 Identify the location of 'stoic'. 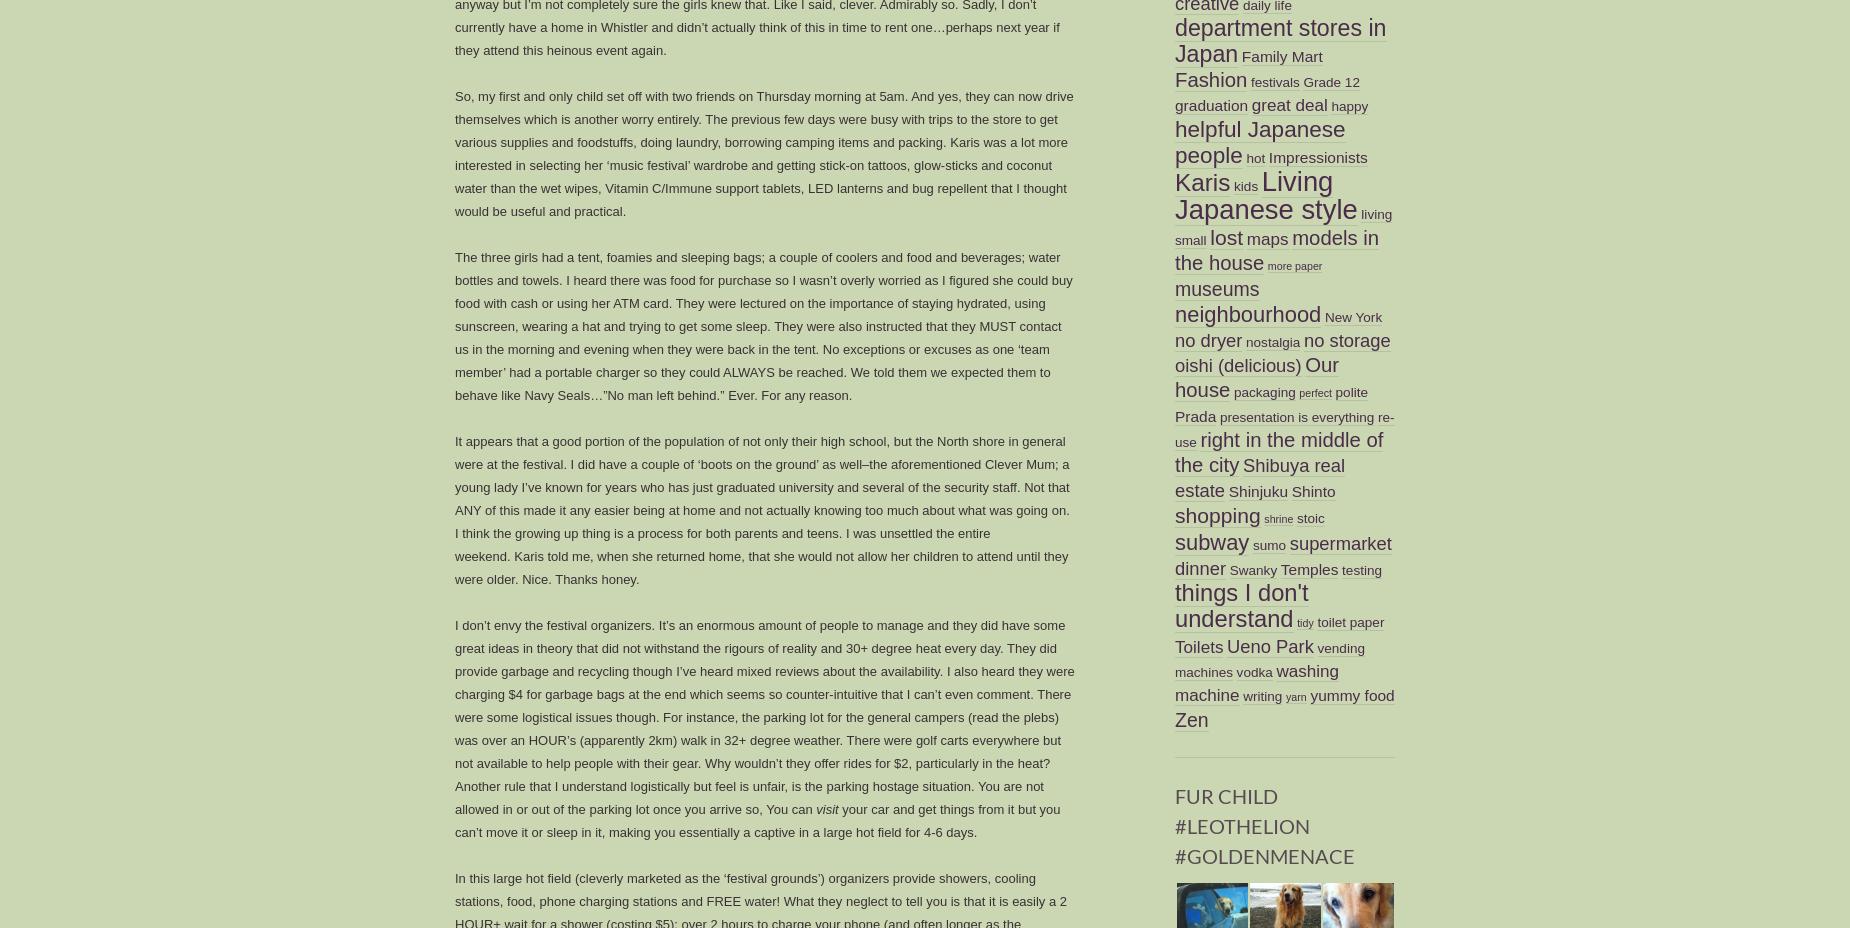
(1308, 516).